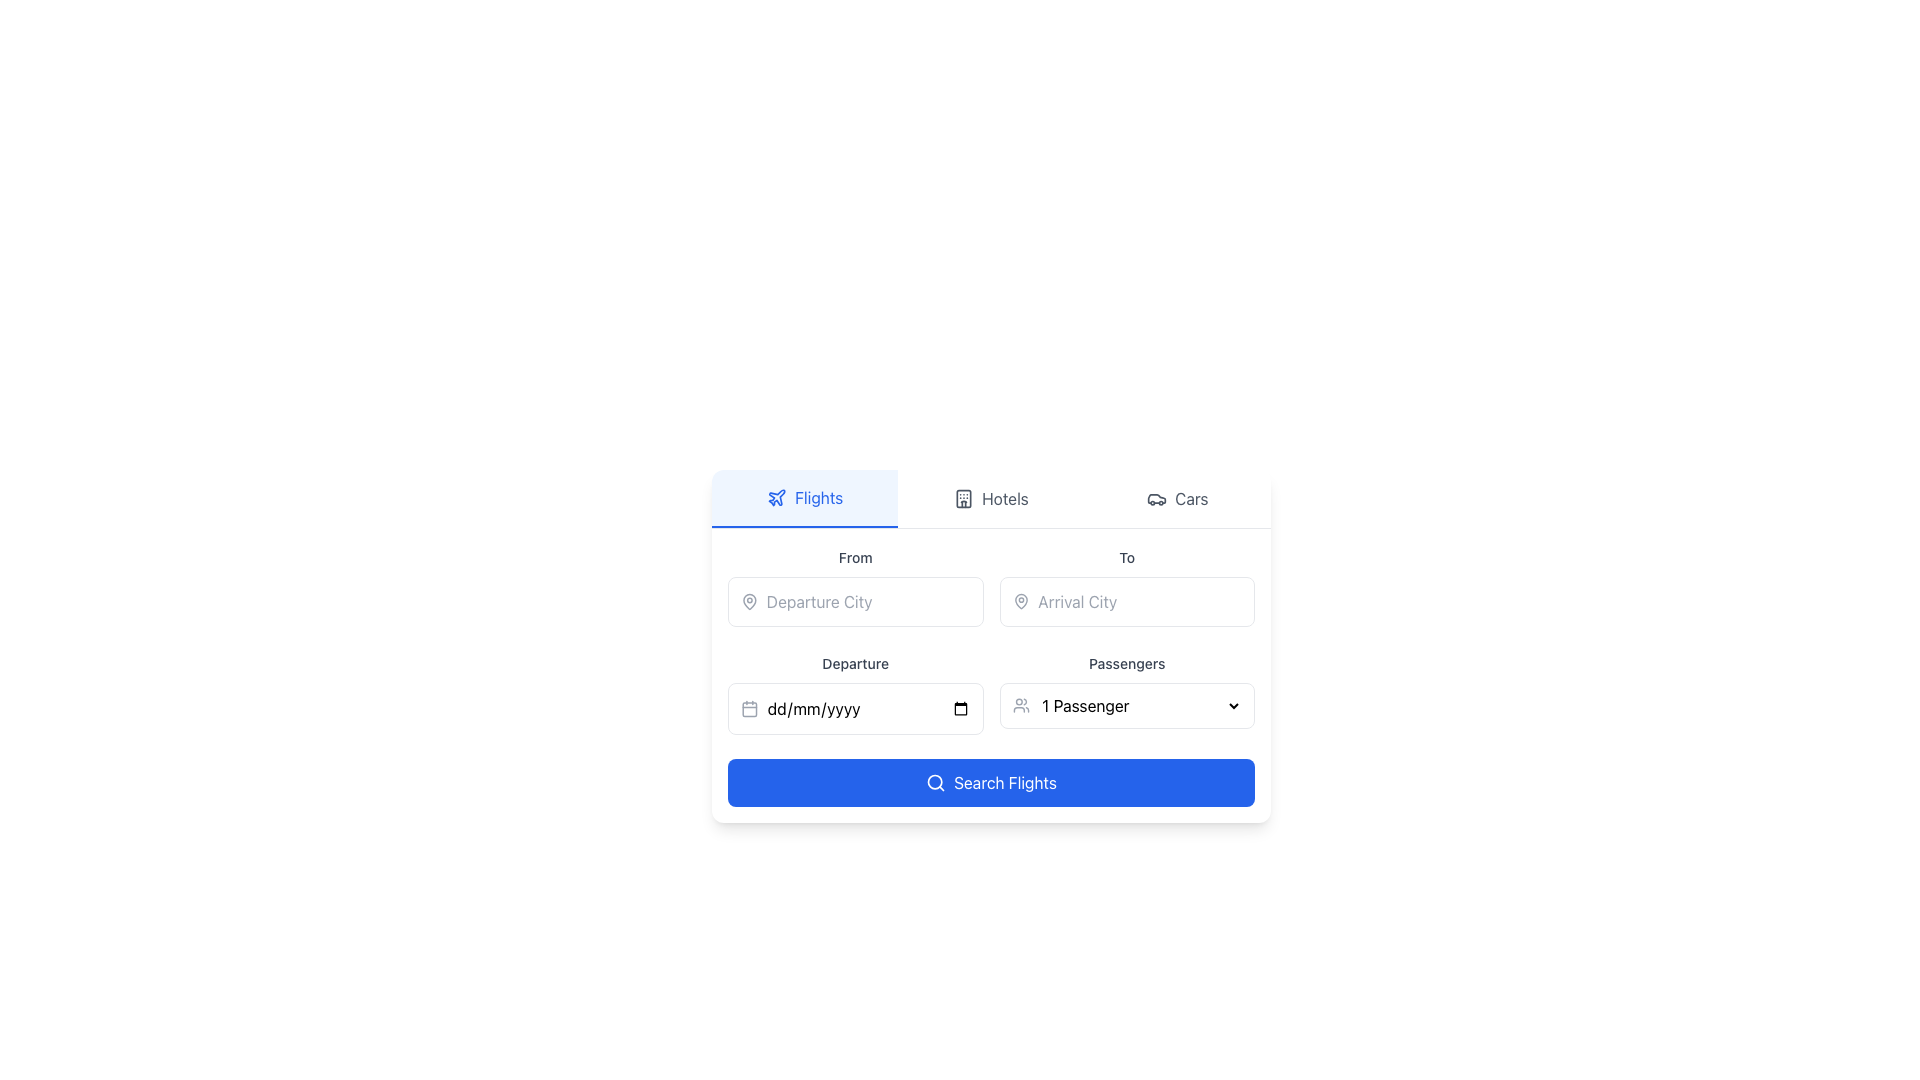  Describe the element at coordinates (1177, 497) in the screenshot. I see `the 'Cars' navigation tab, which is the third tab in the horizontal navigation bar at the top-right of the interface and includes a minimalistic car icon` at that location.